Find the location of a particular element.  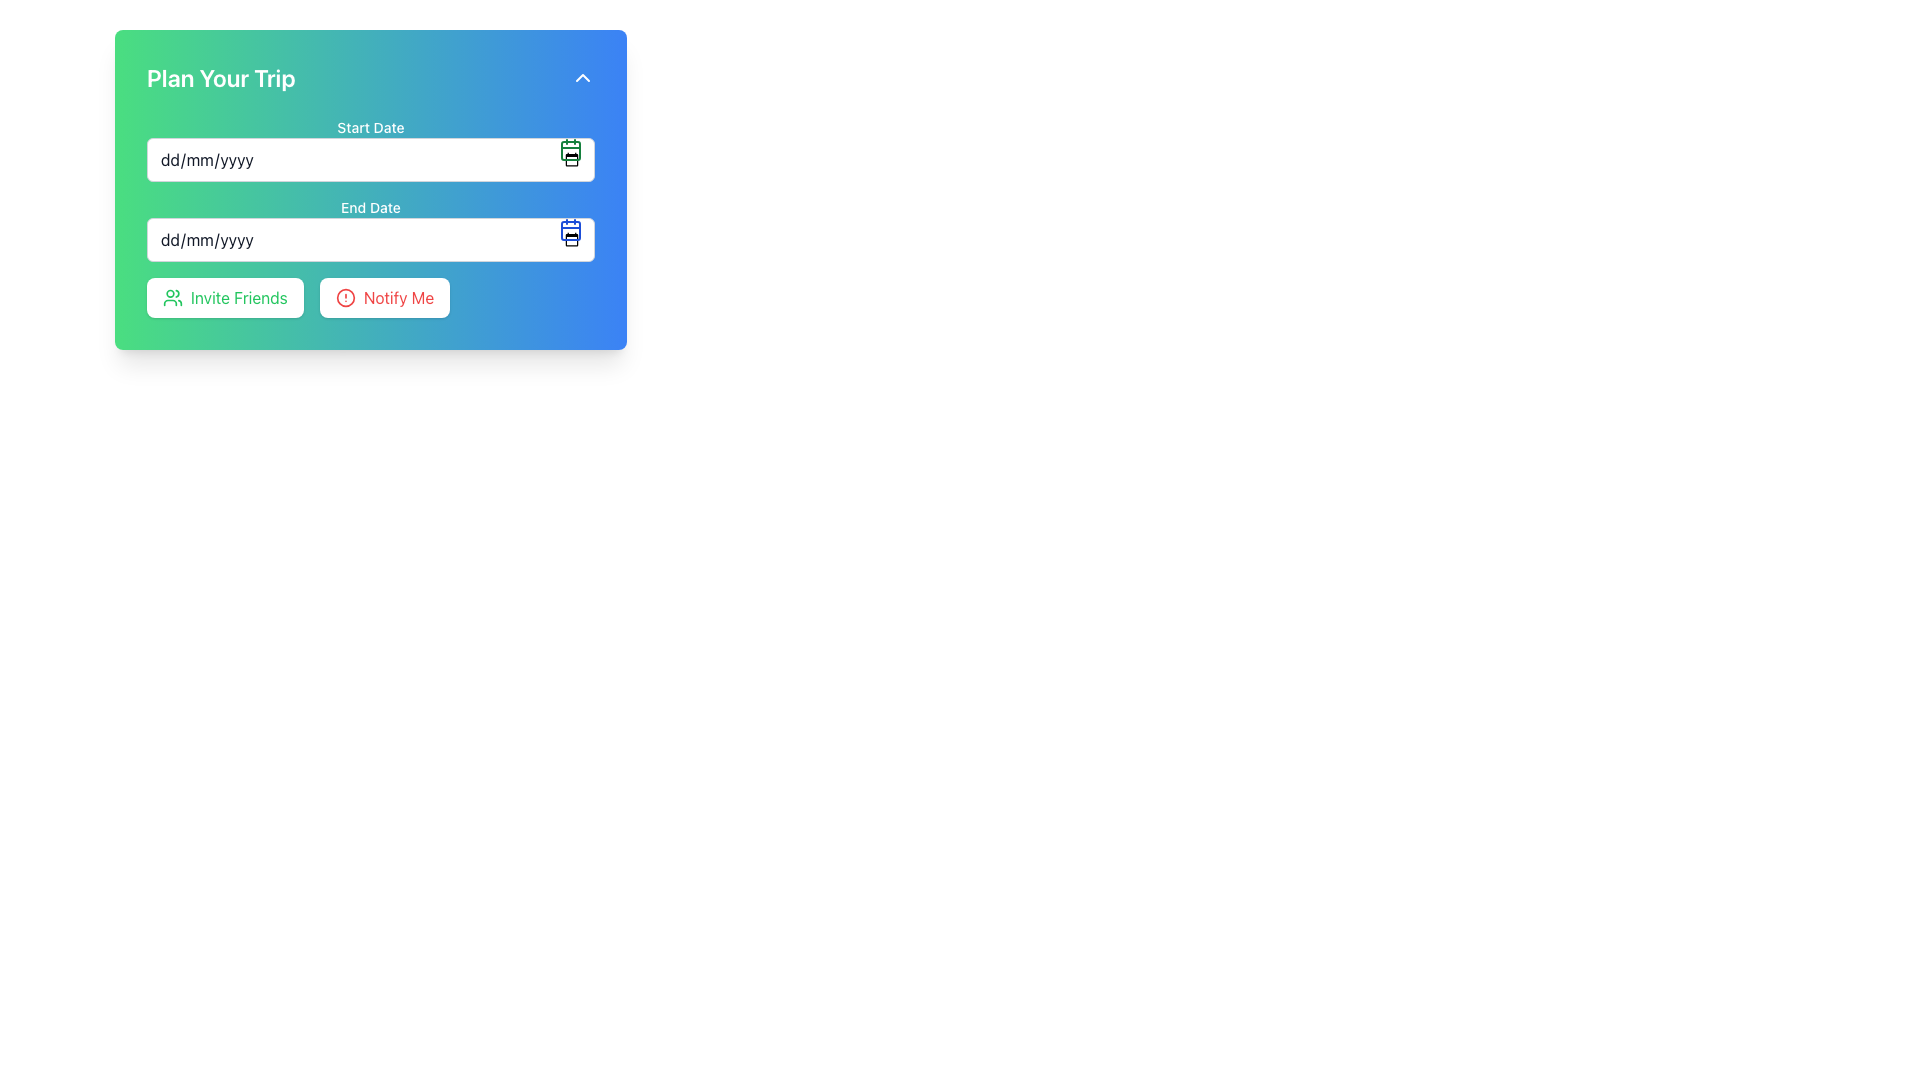

the 'Start Date' text label, which is styled in a small font and positioned above the date input field is located at coordinates (370, 127).